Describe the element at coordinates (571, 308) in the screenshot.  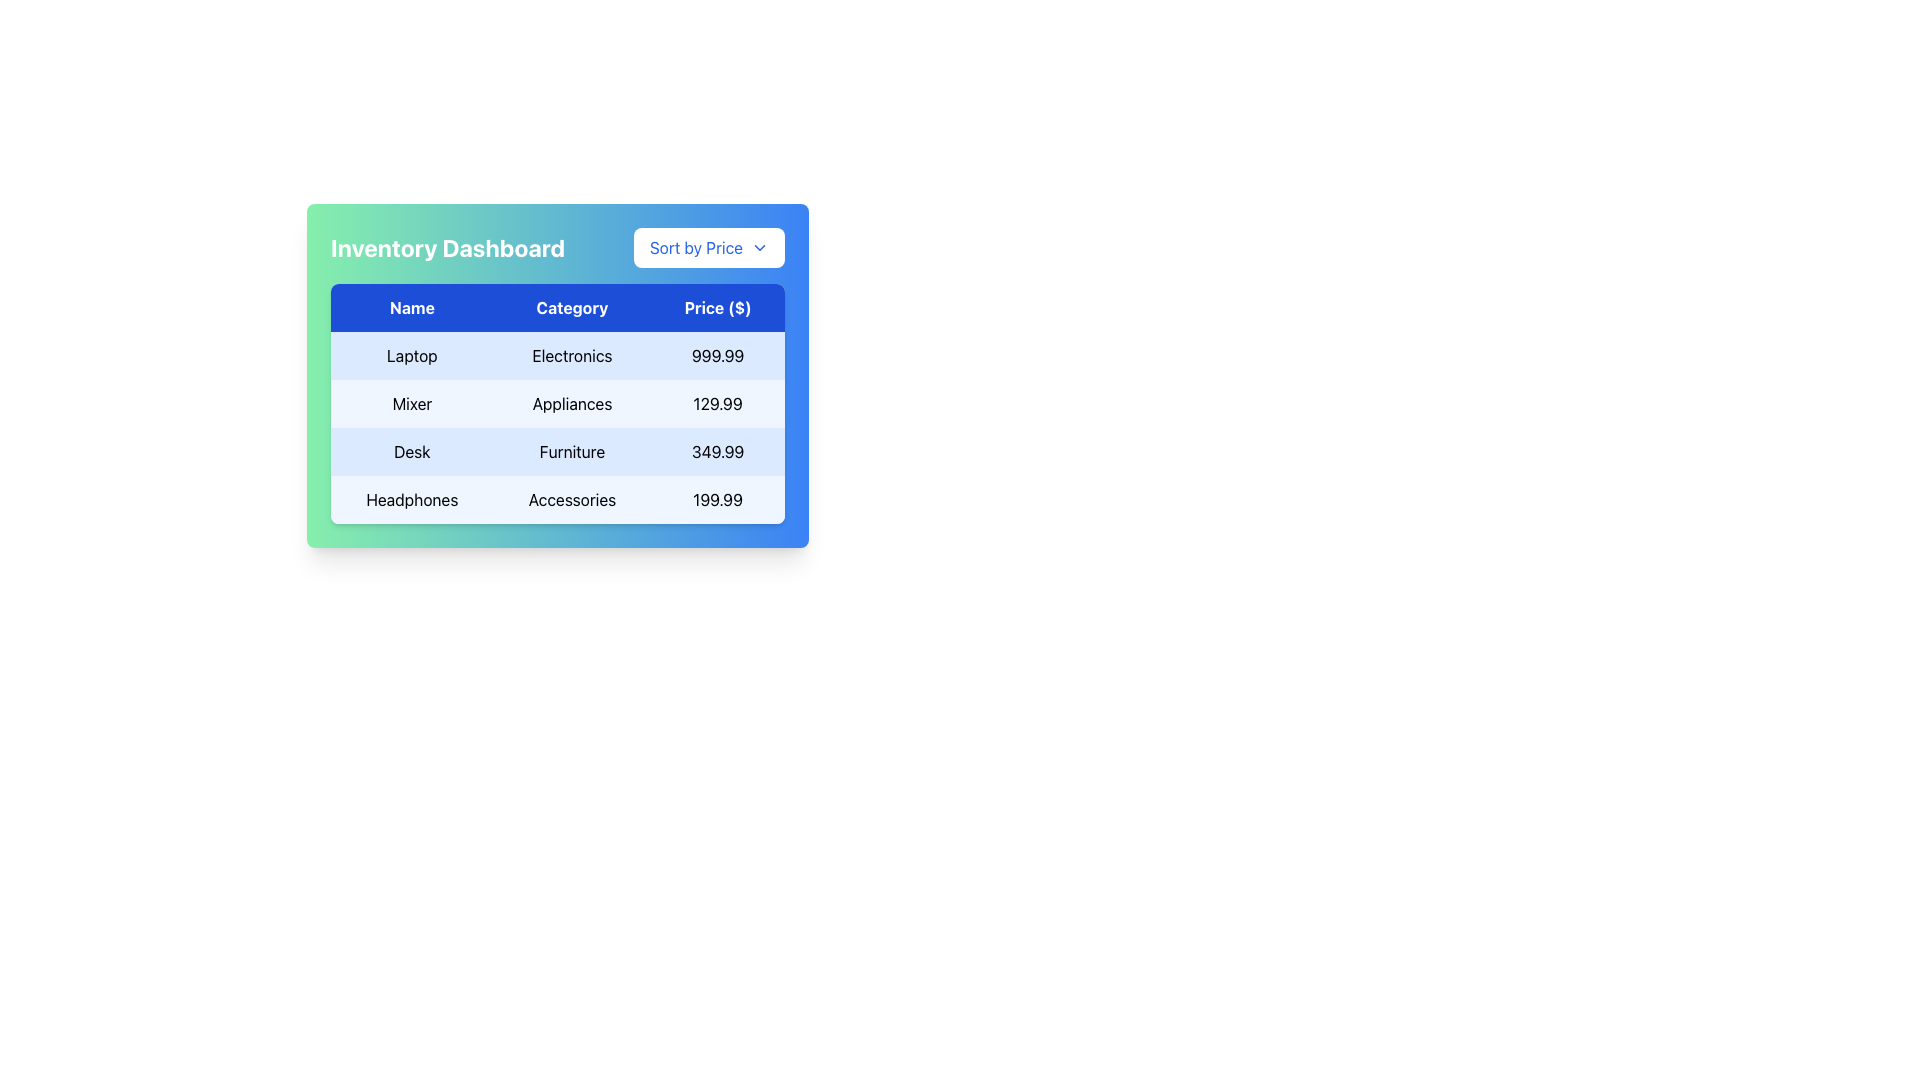
I see `the Table Header Cell with the solid blue background and centered white text reading 'Category', located in the center column of the header row` at that location.